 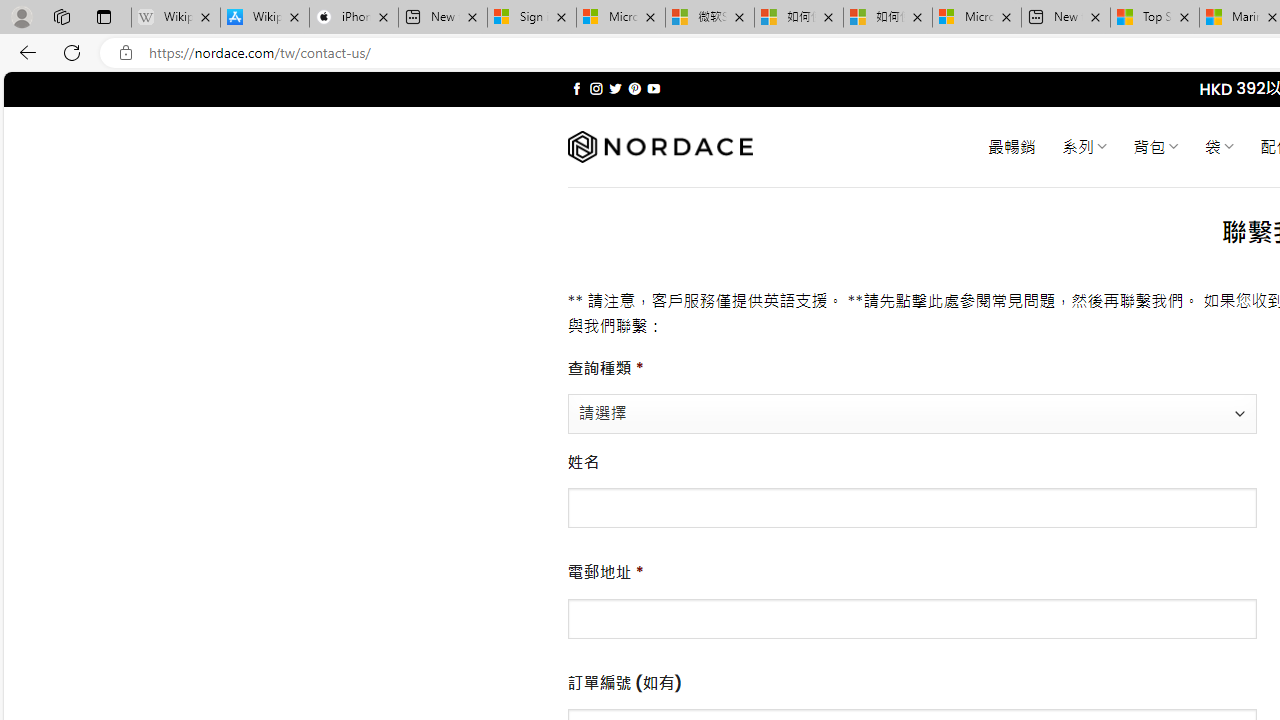 I want to click on 'Follow on Facebook', so click(x=576, y=88).